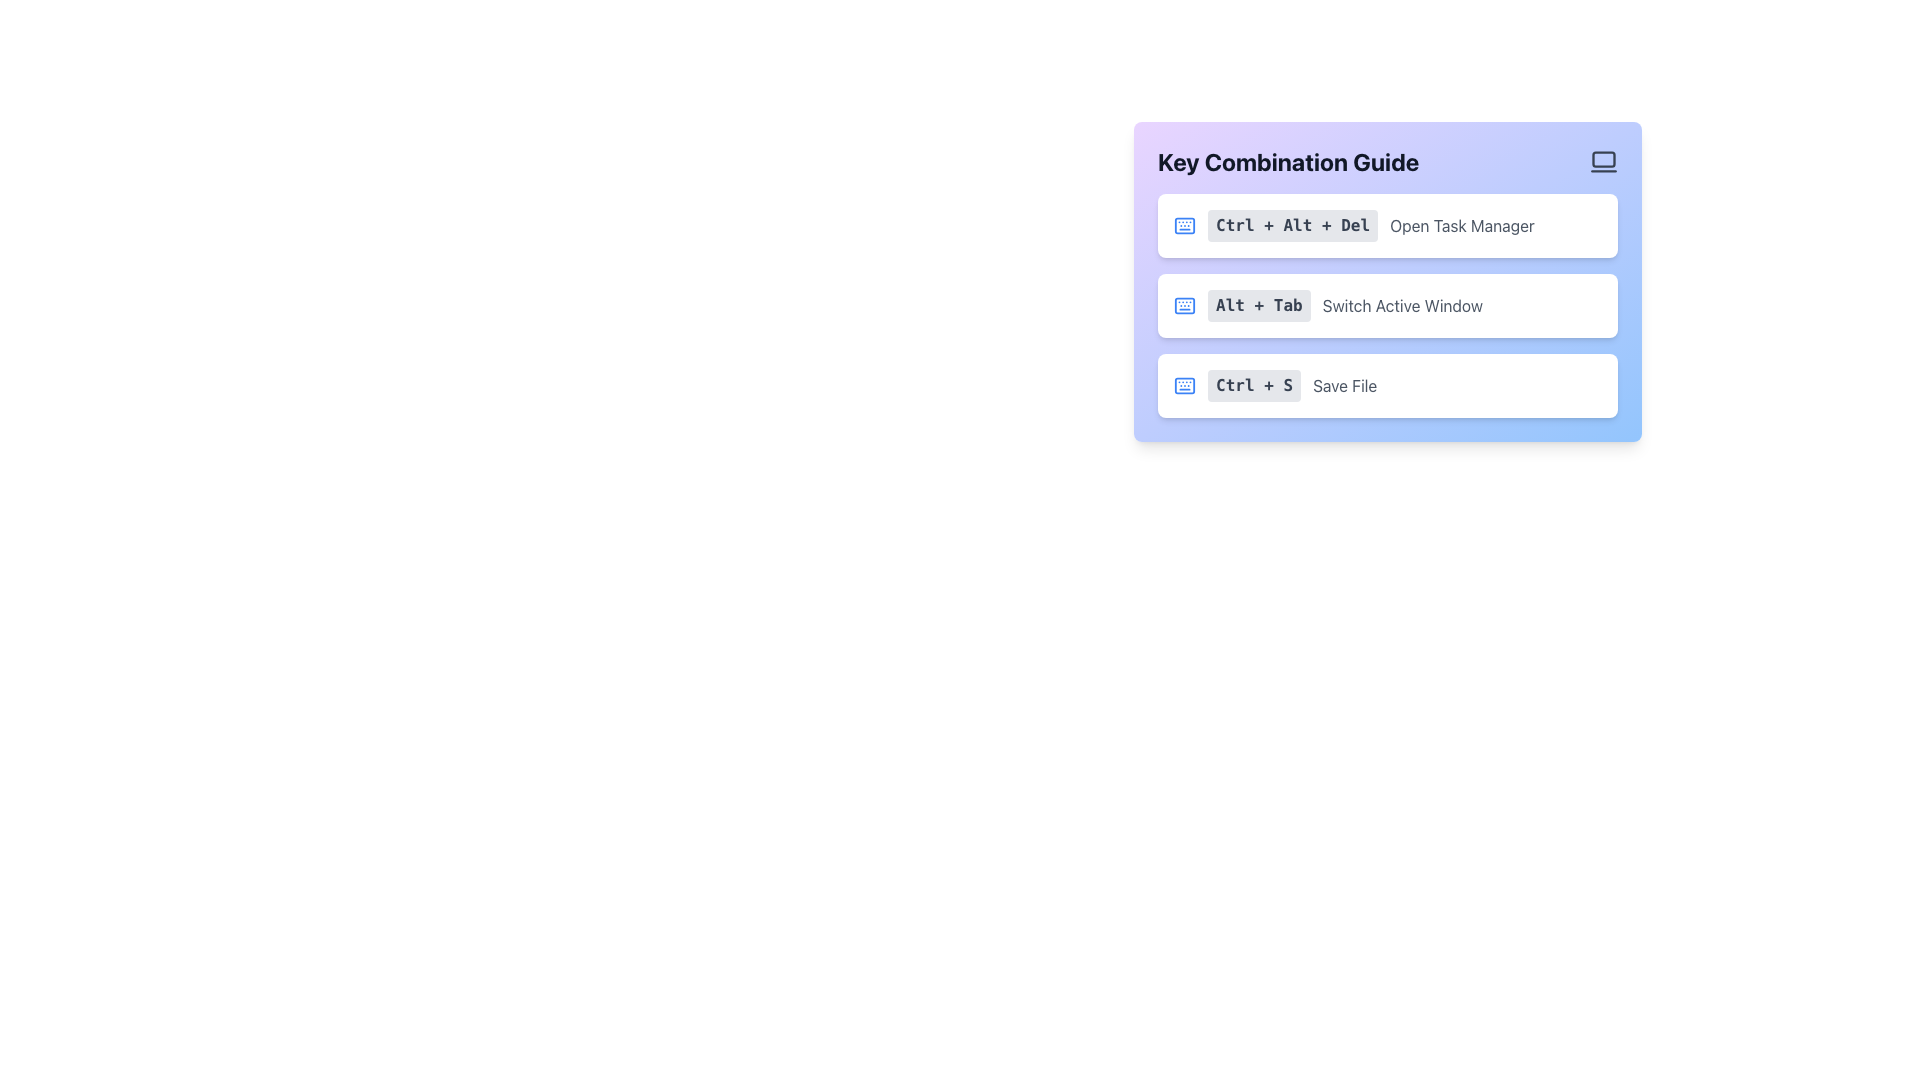 This screenshot has height=1080, width=1920. I want to click on the third text label in the 'Key Combination Guide' panel, which describes the action triggered by 'Ctrl + S', so click(1345, 385).